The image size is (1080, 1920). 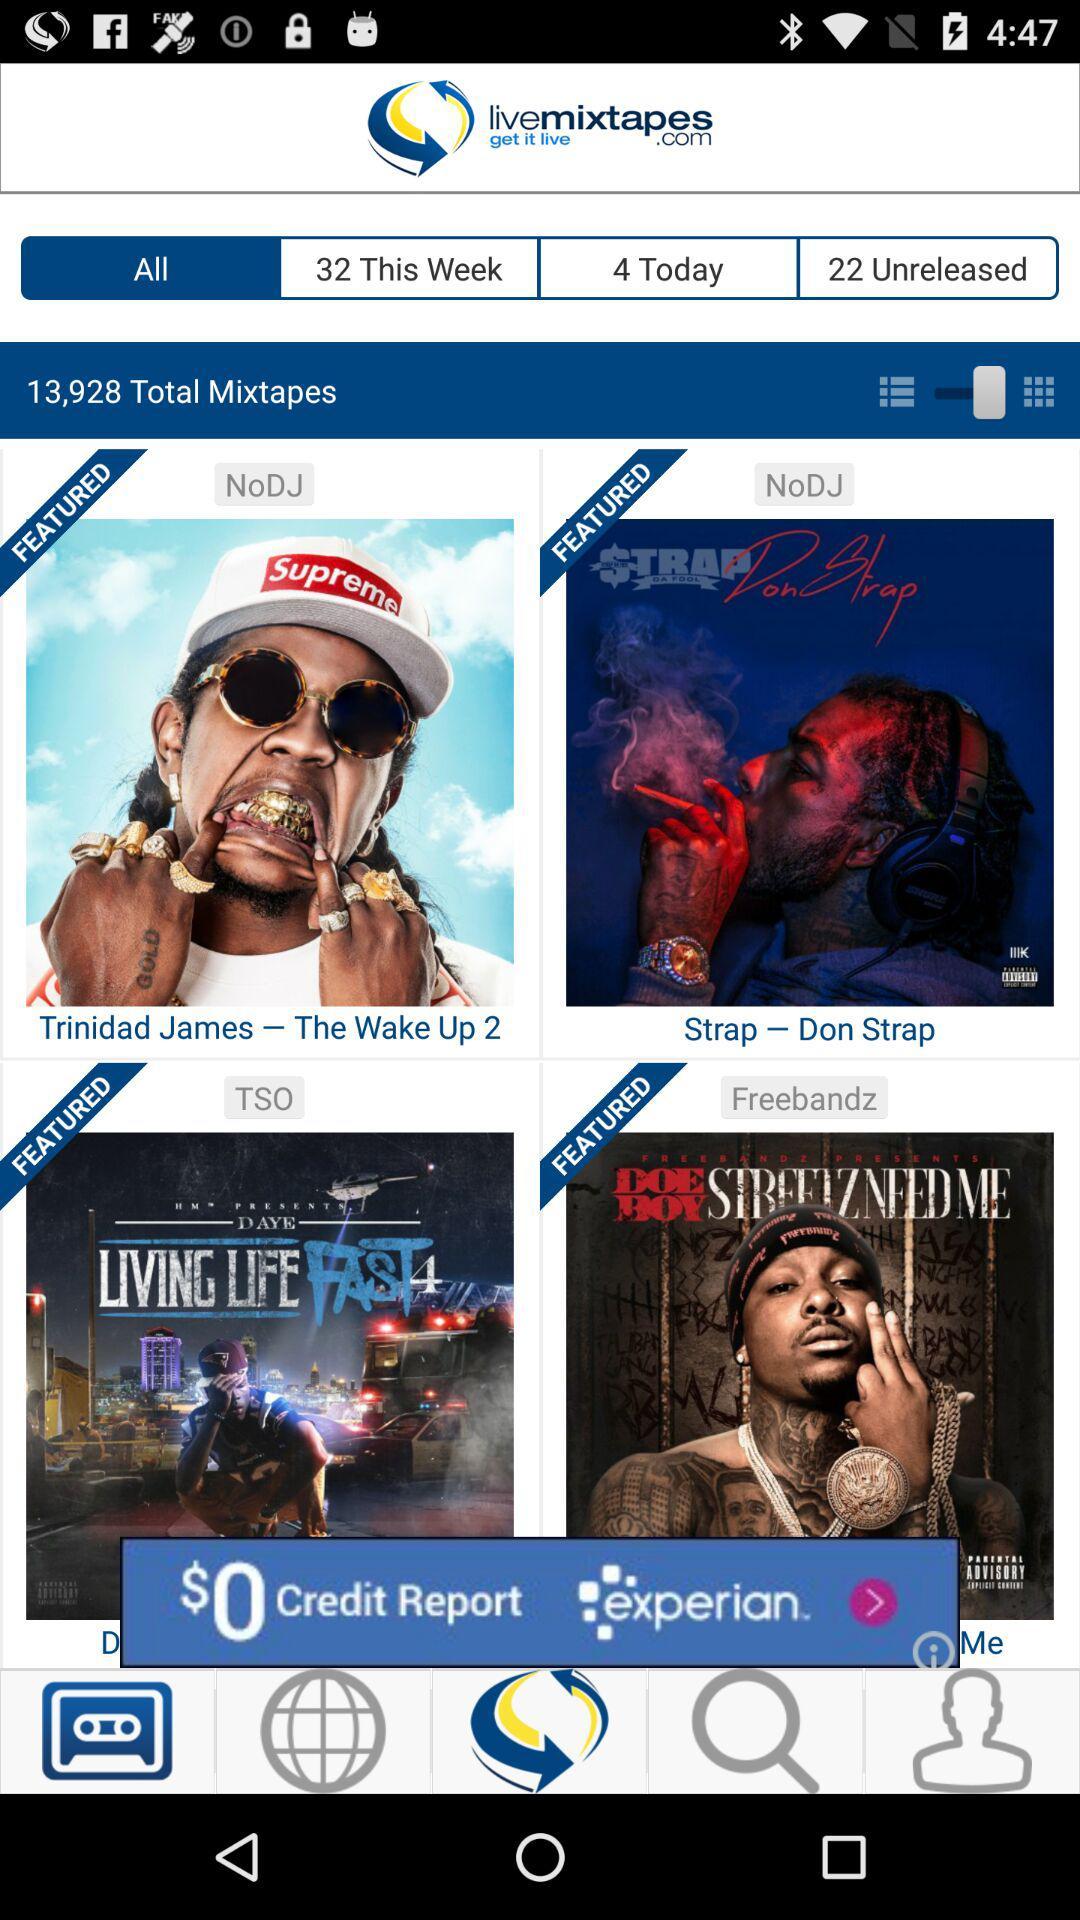 I want to click on the 4 today icon, so click(x=669, y=267).